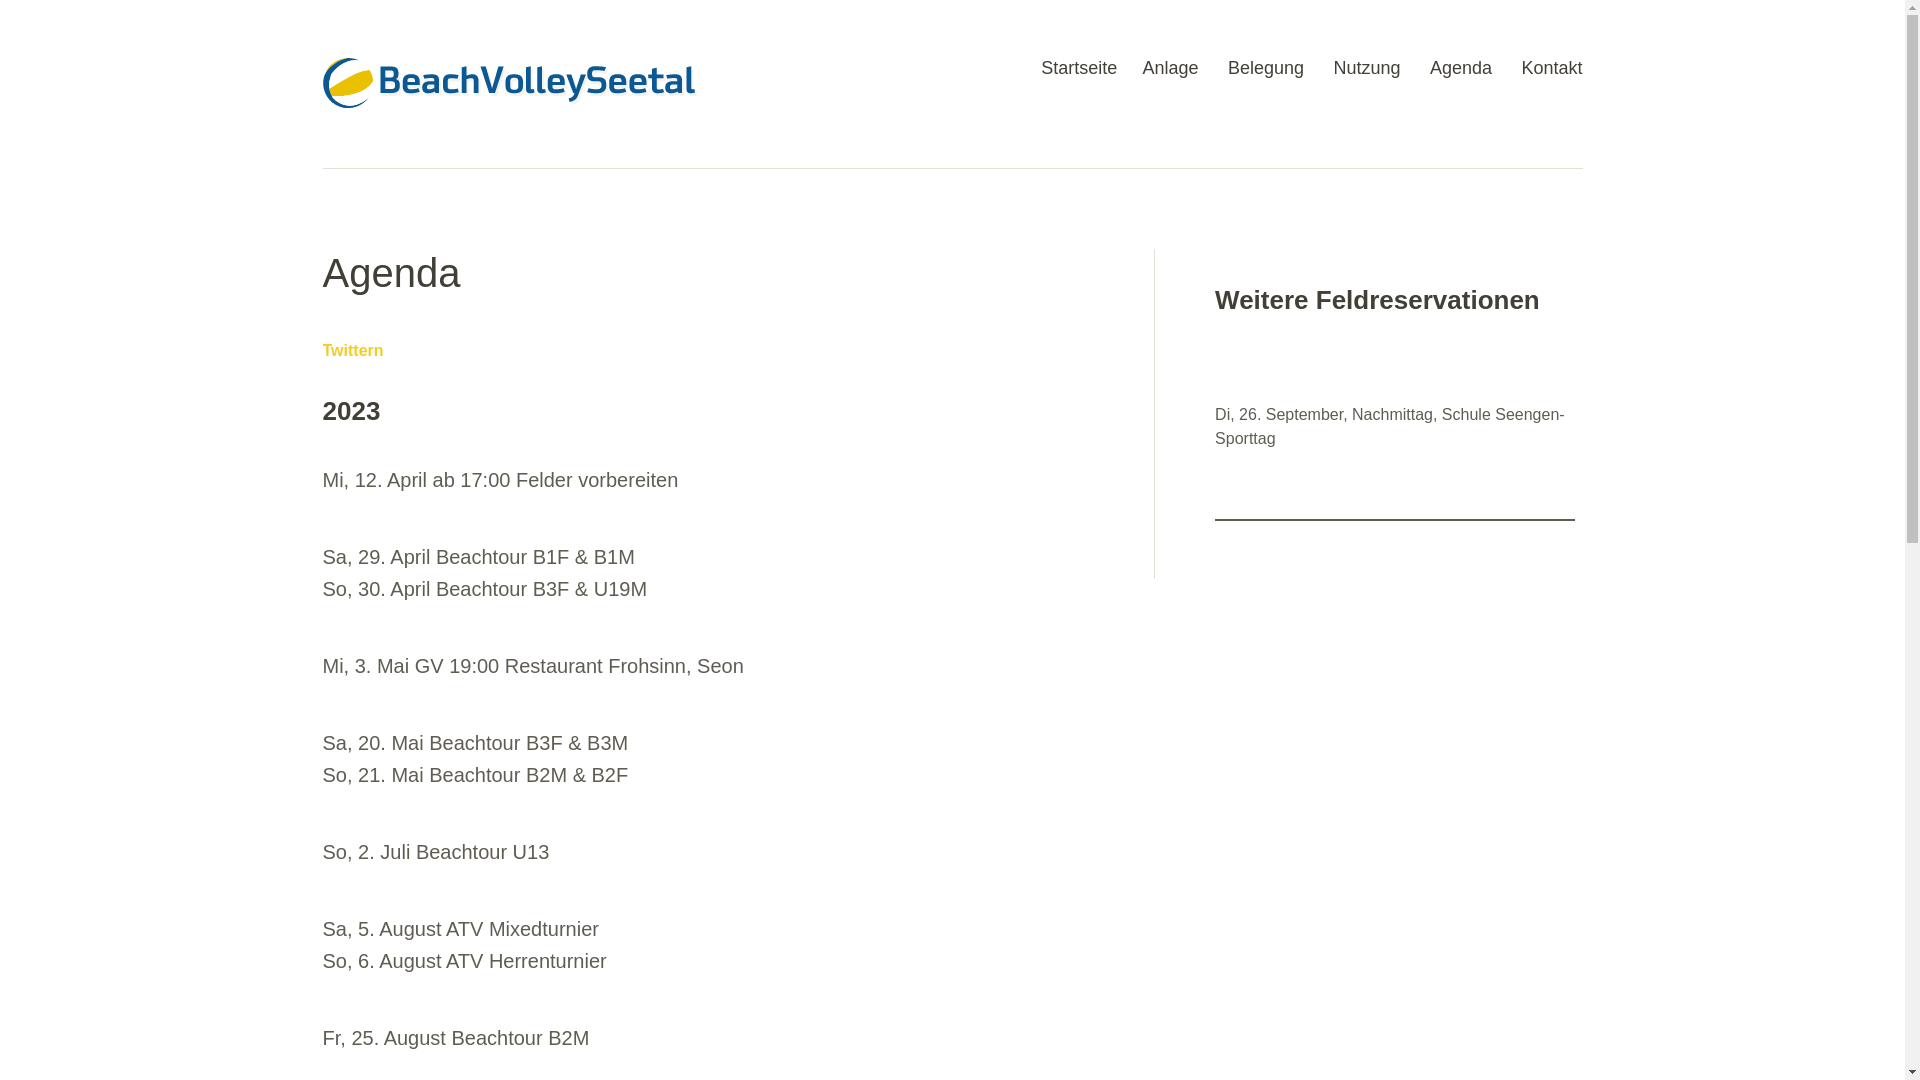 Image resolution: width=1920 pixels, height=1080 pixels. I want to click on 'BeachVolleySeetal', so click(508, 112).